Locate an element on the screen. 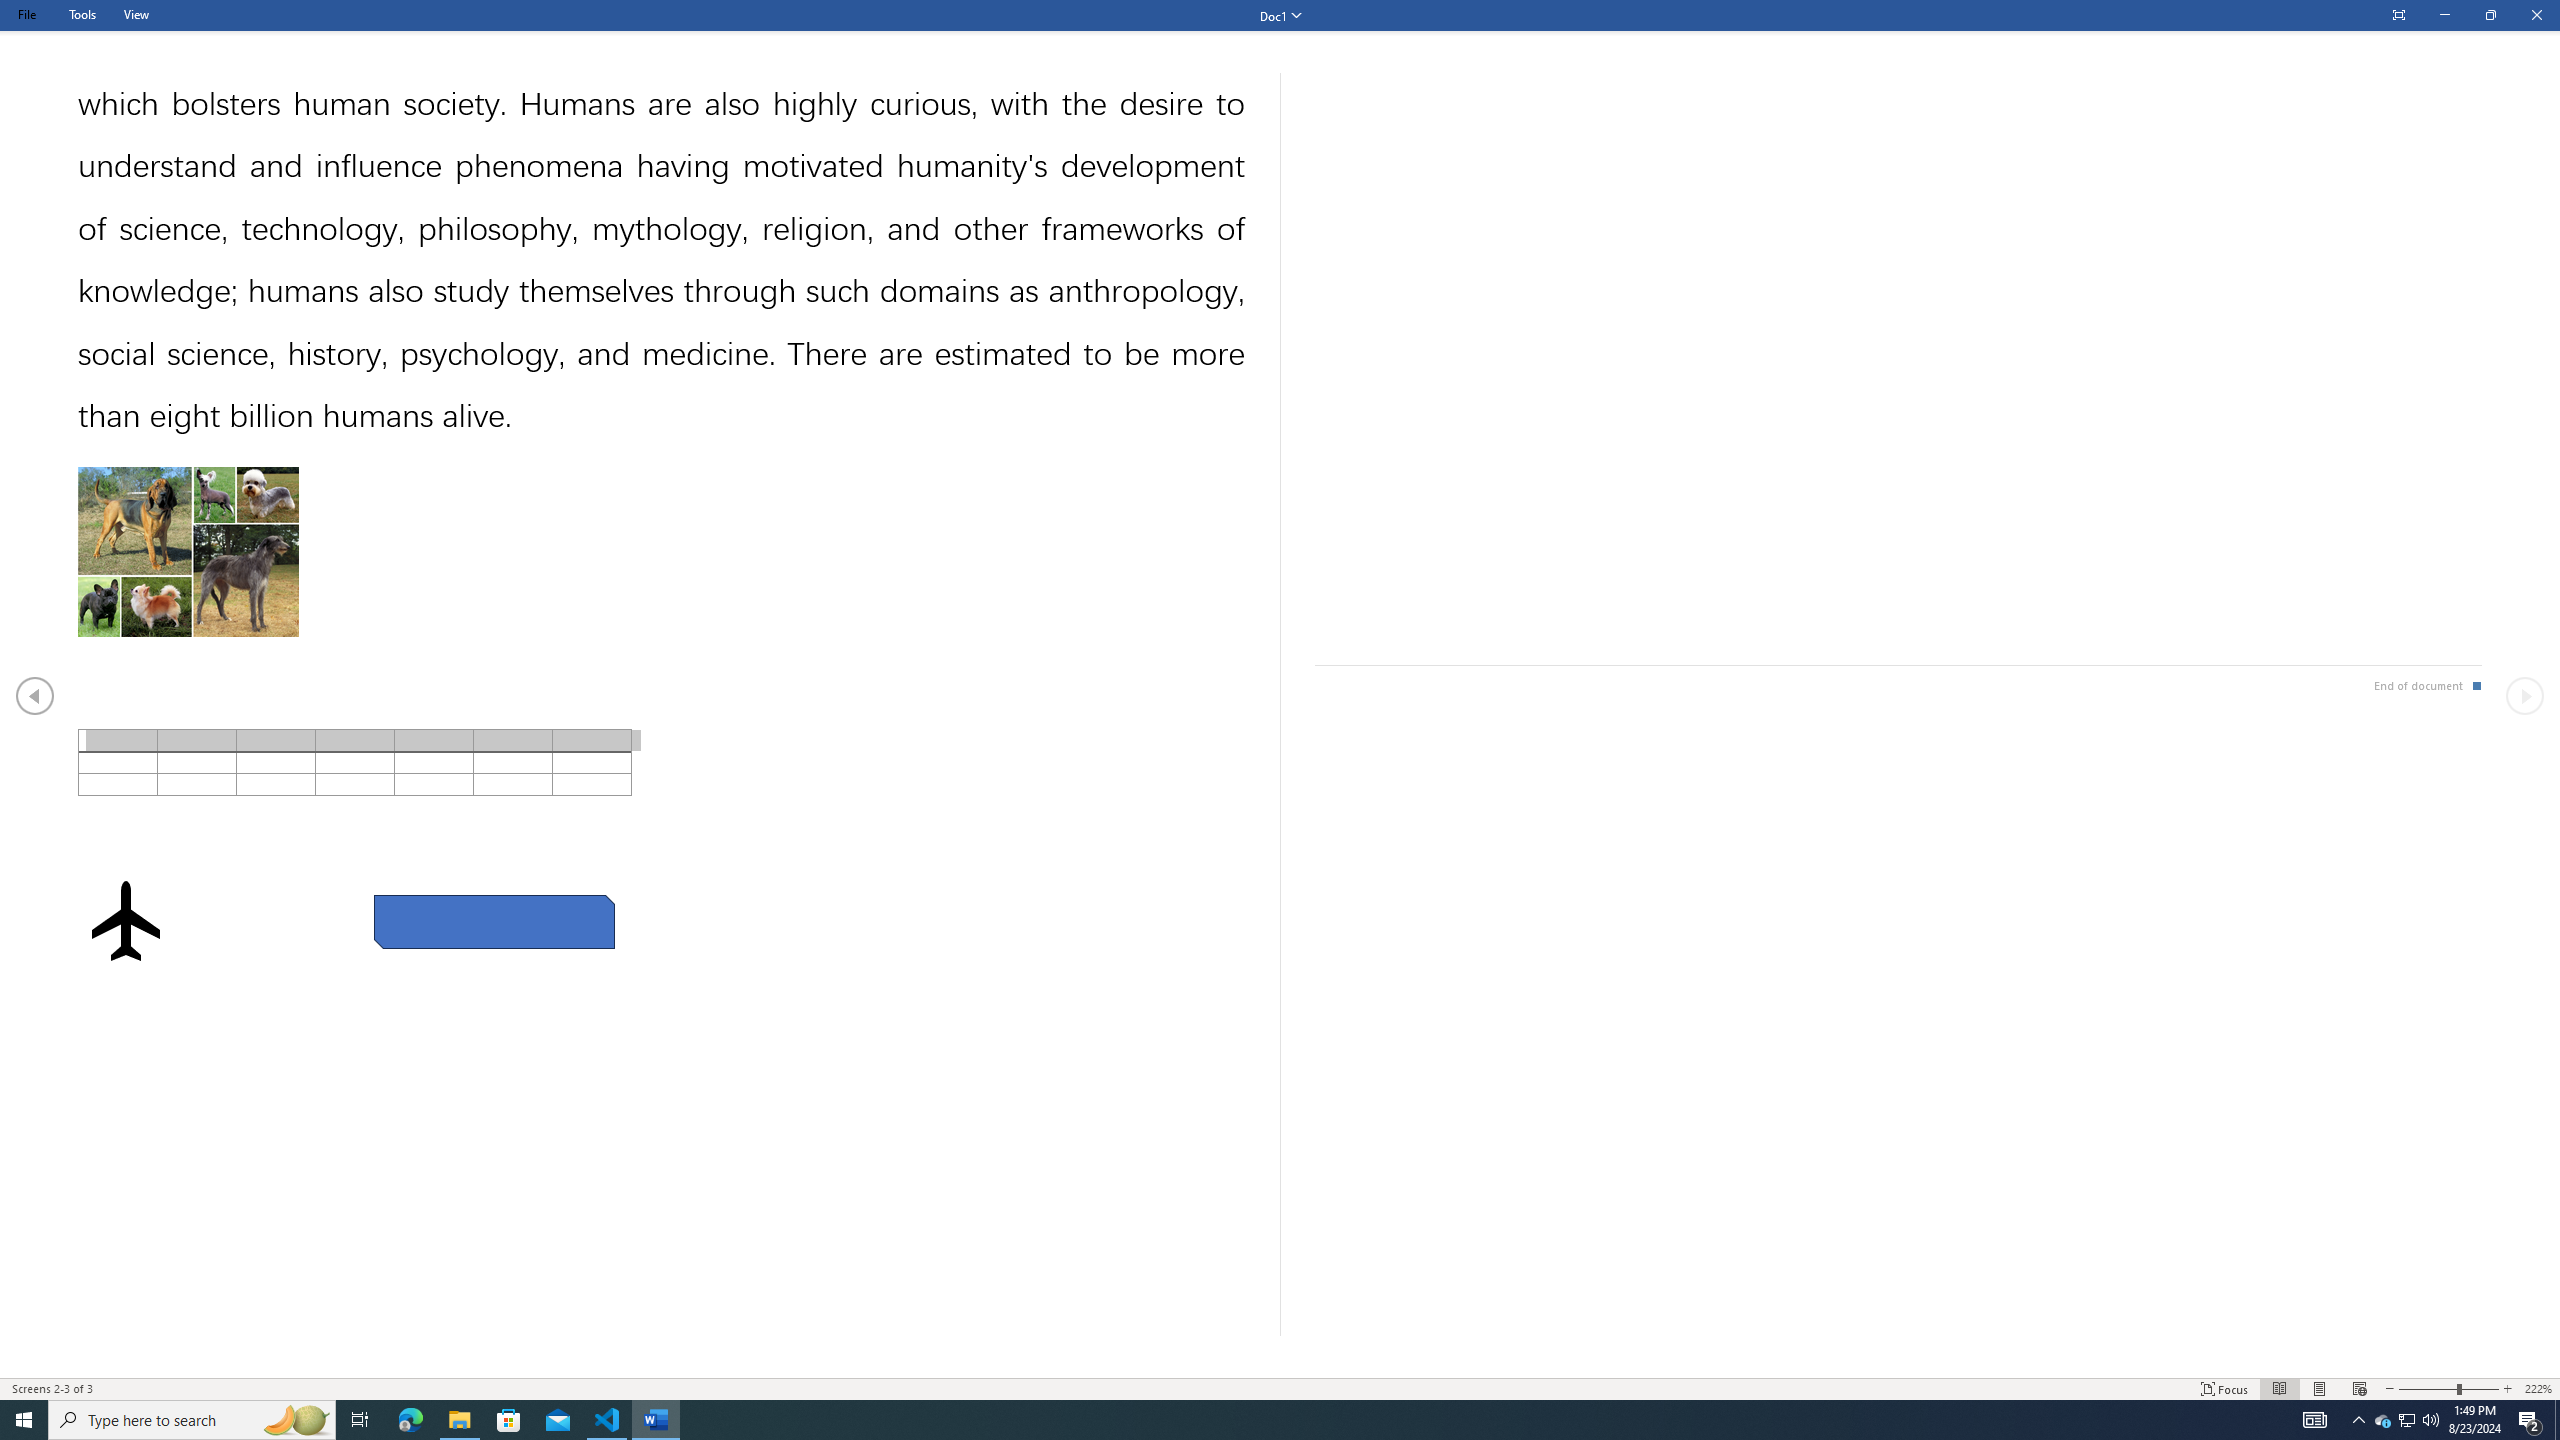  'Read Mode' is located at coordinates (2278, 1389).